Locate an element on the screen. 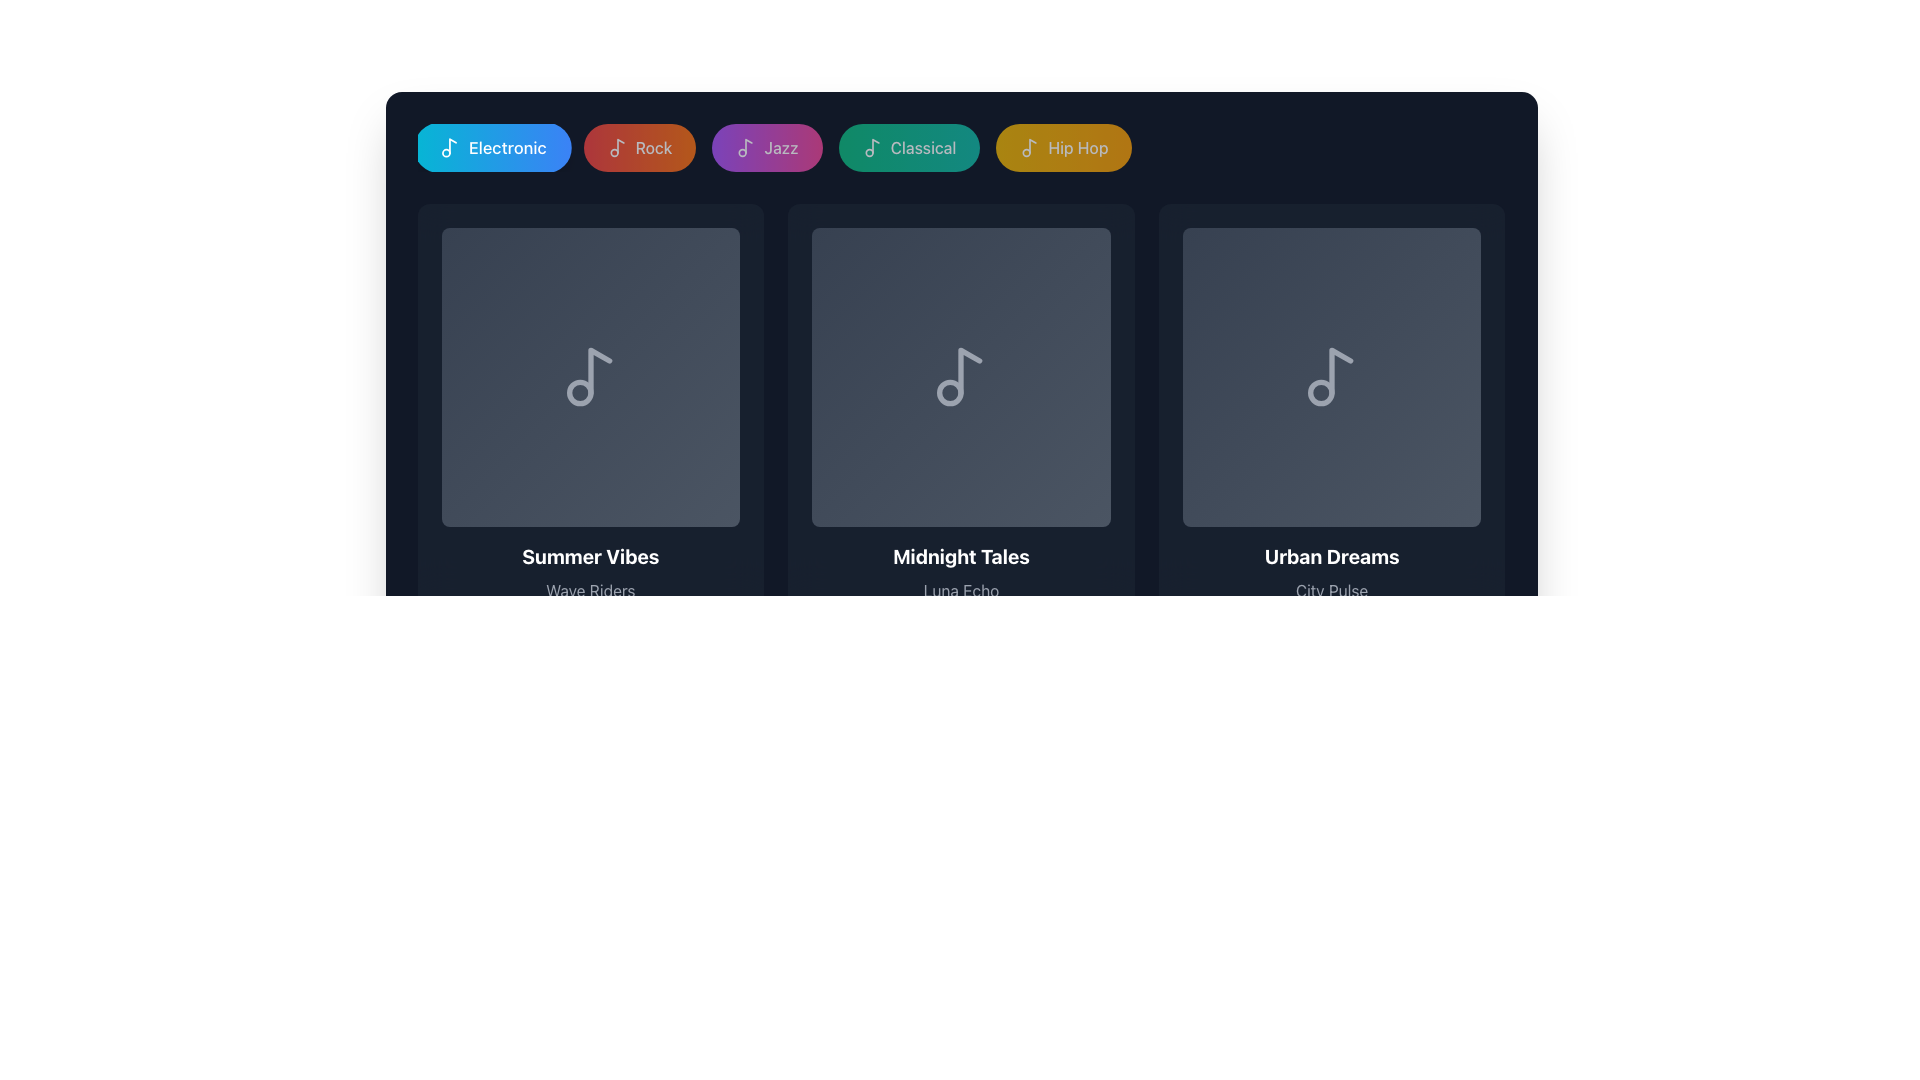  the text block displaying the title, artist, and details of the first music playlist or album to trigger a tooltip or highlight is located at coordinates (589, 585).